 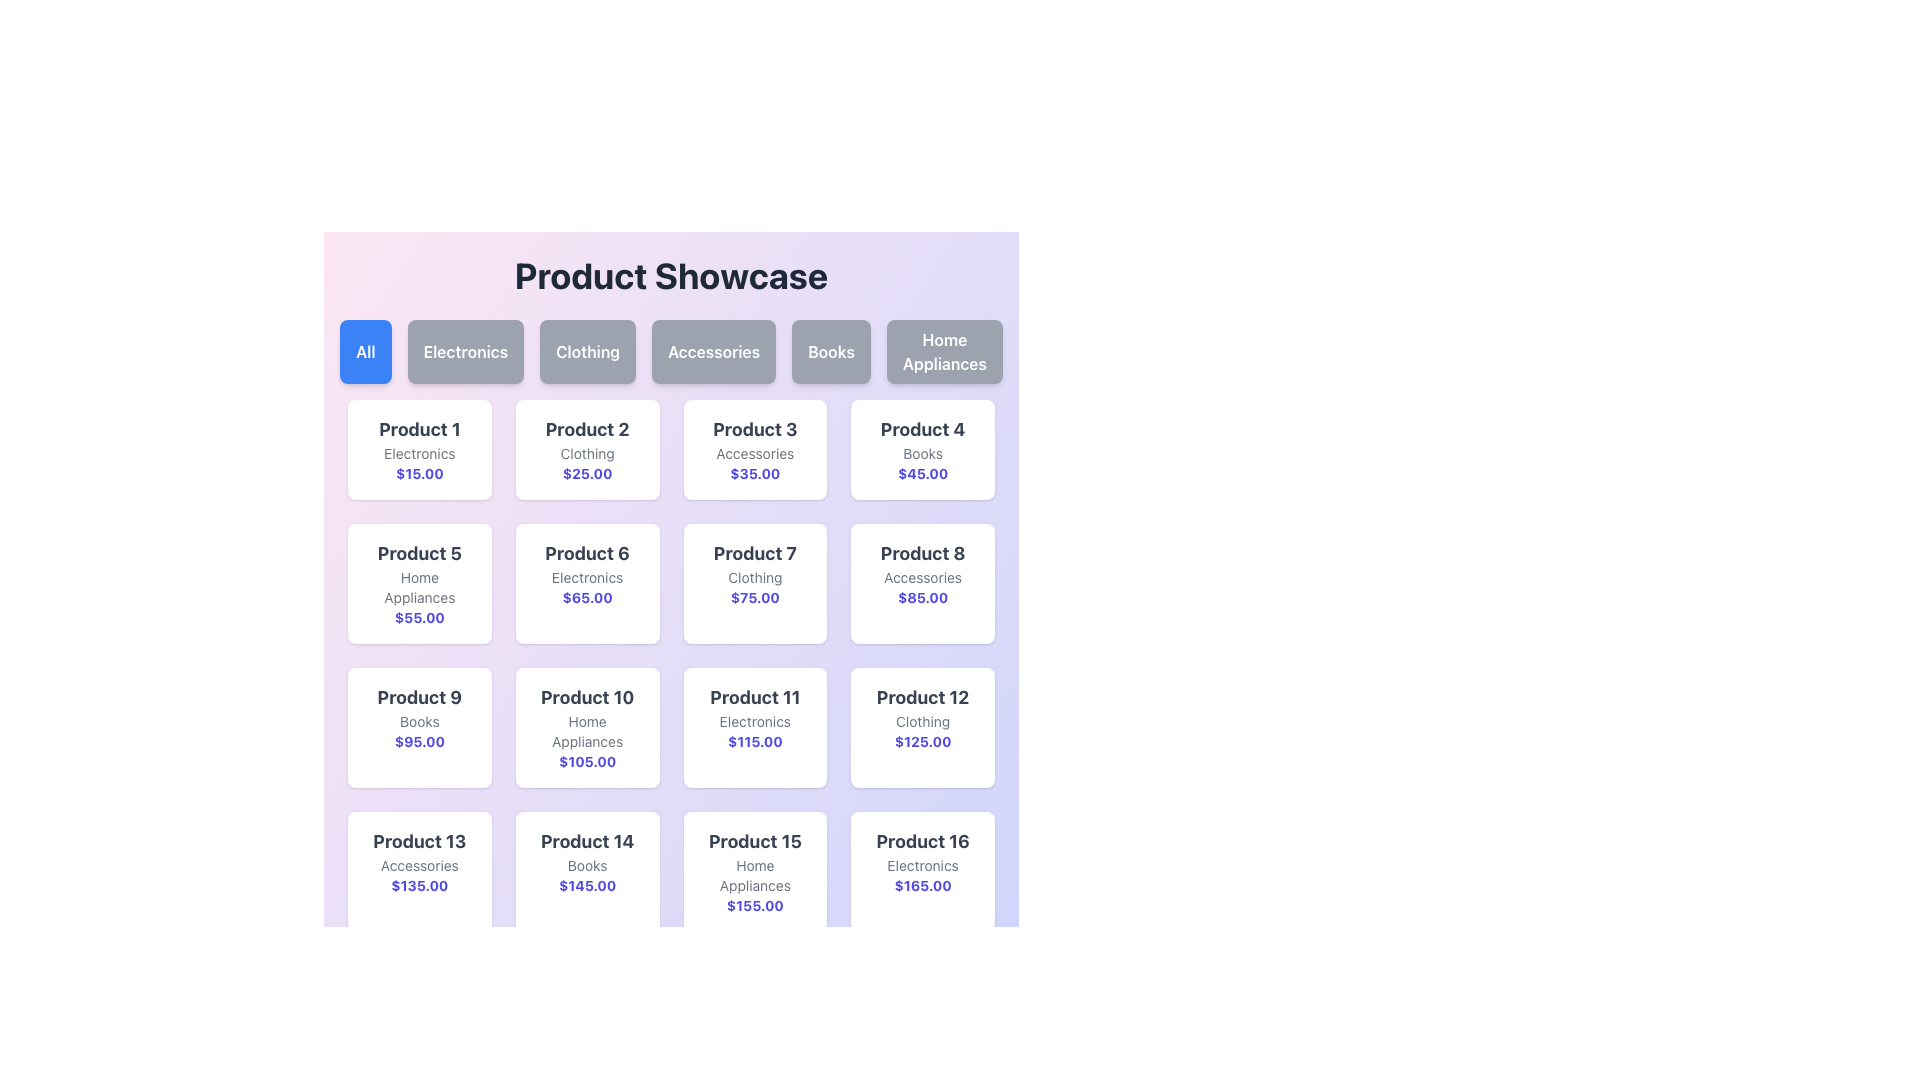 What do you see at coordinates (587, 350) in the screenshot?
I see `the 'Clothing' category filter button, which is the third button in a horizontal array of six buttons under the 'Product Showcase' title` at bounding box center [587, 350].